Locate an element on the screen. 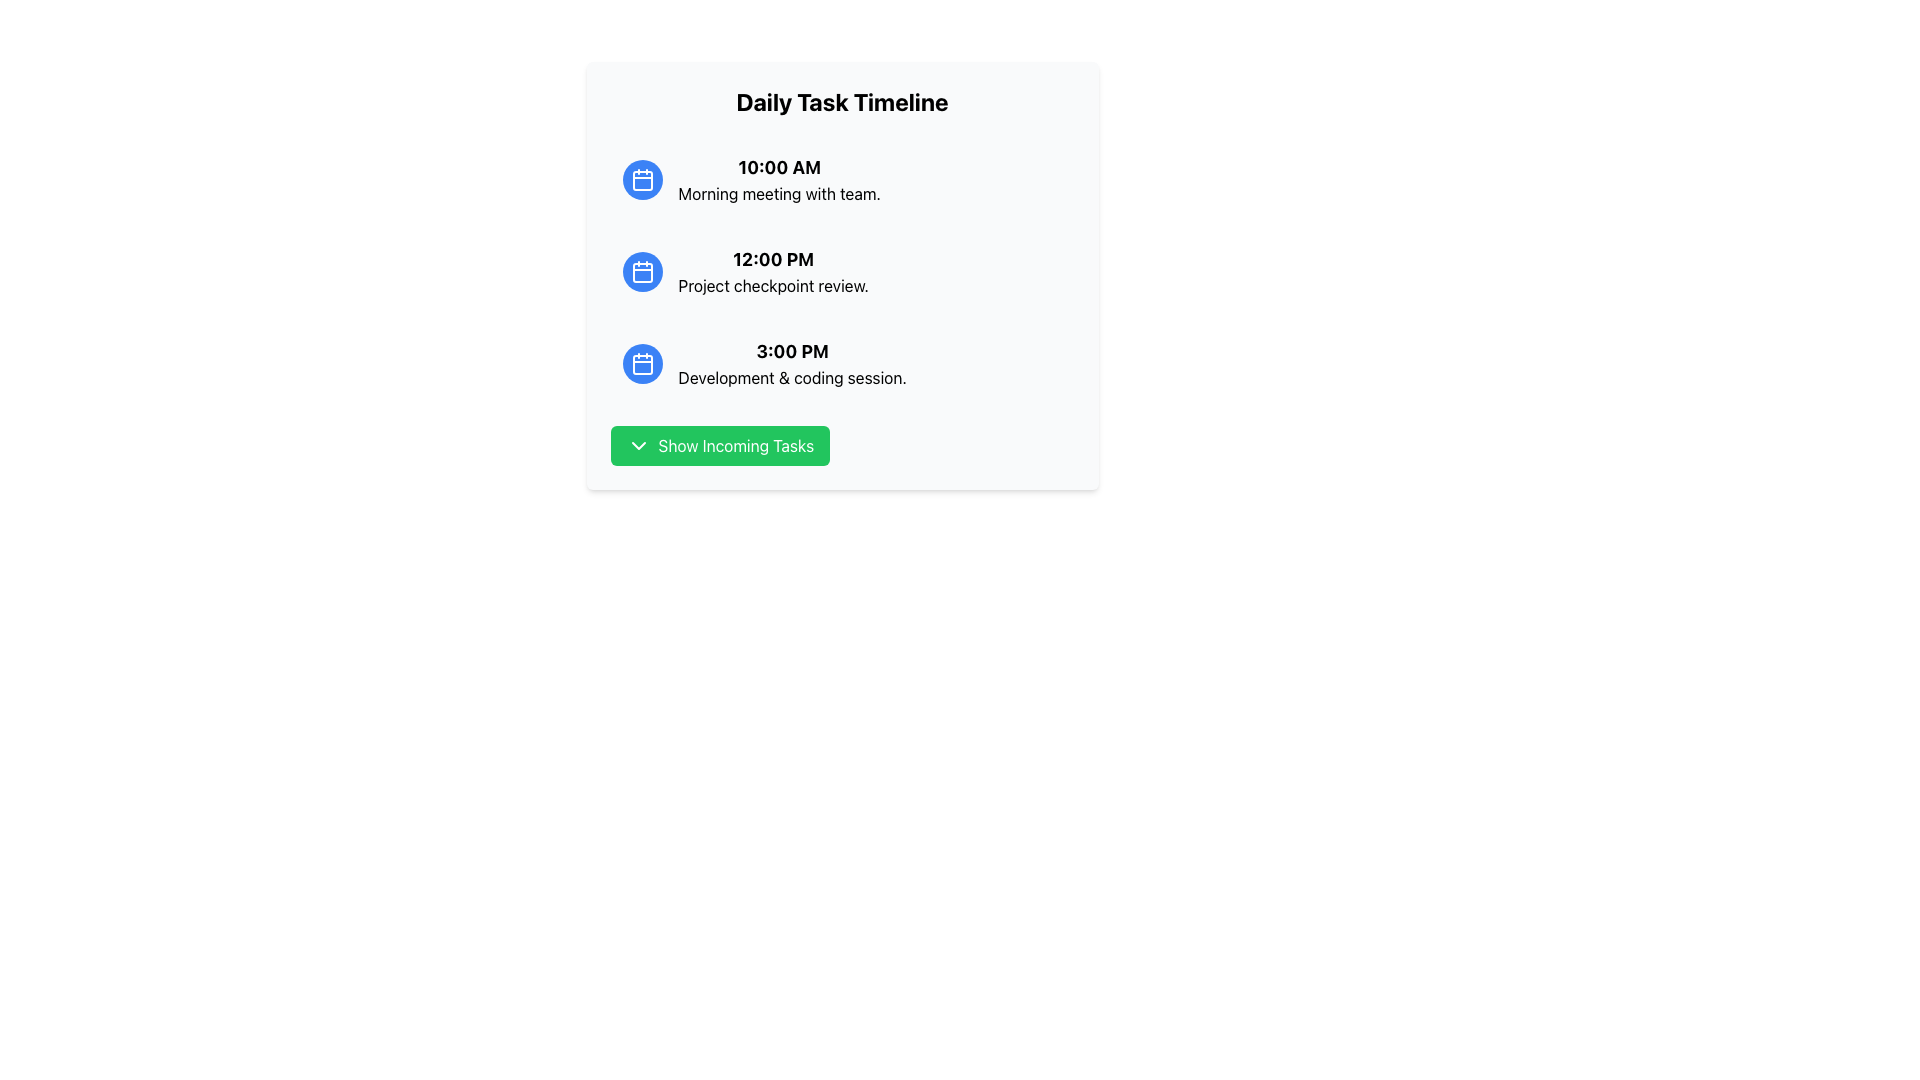 Image resolution: width=1920 pixels, height=1080 pixels. the third item in the vertically arranged list of time-slot tasks, which provides information about a scheduled event at 3:00 PM labeled as 'Development & coding session.' is located at coordinates (791, 363).